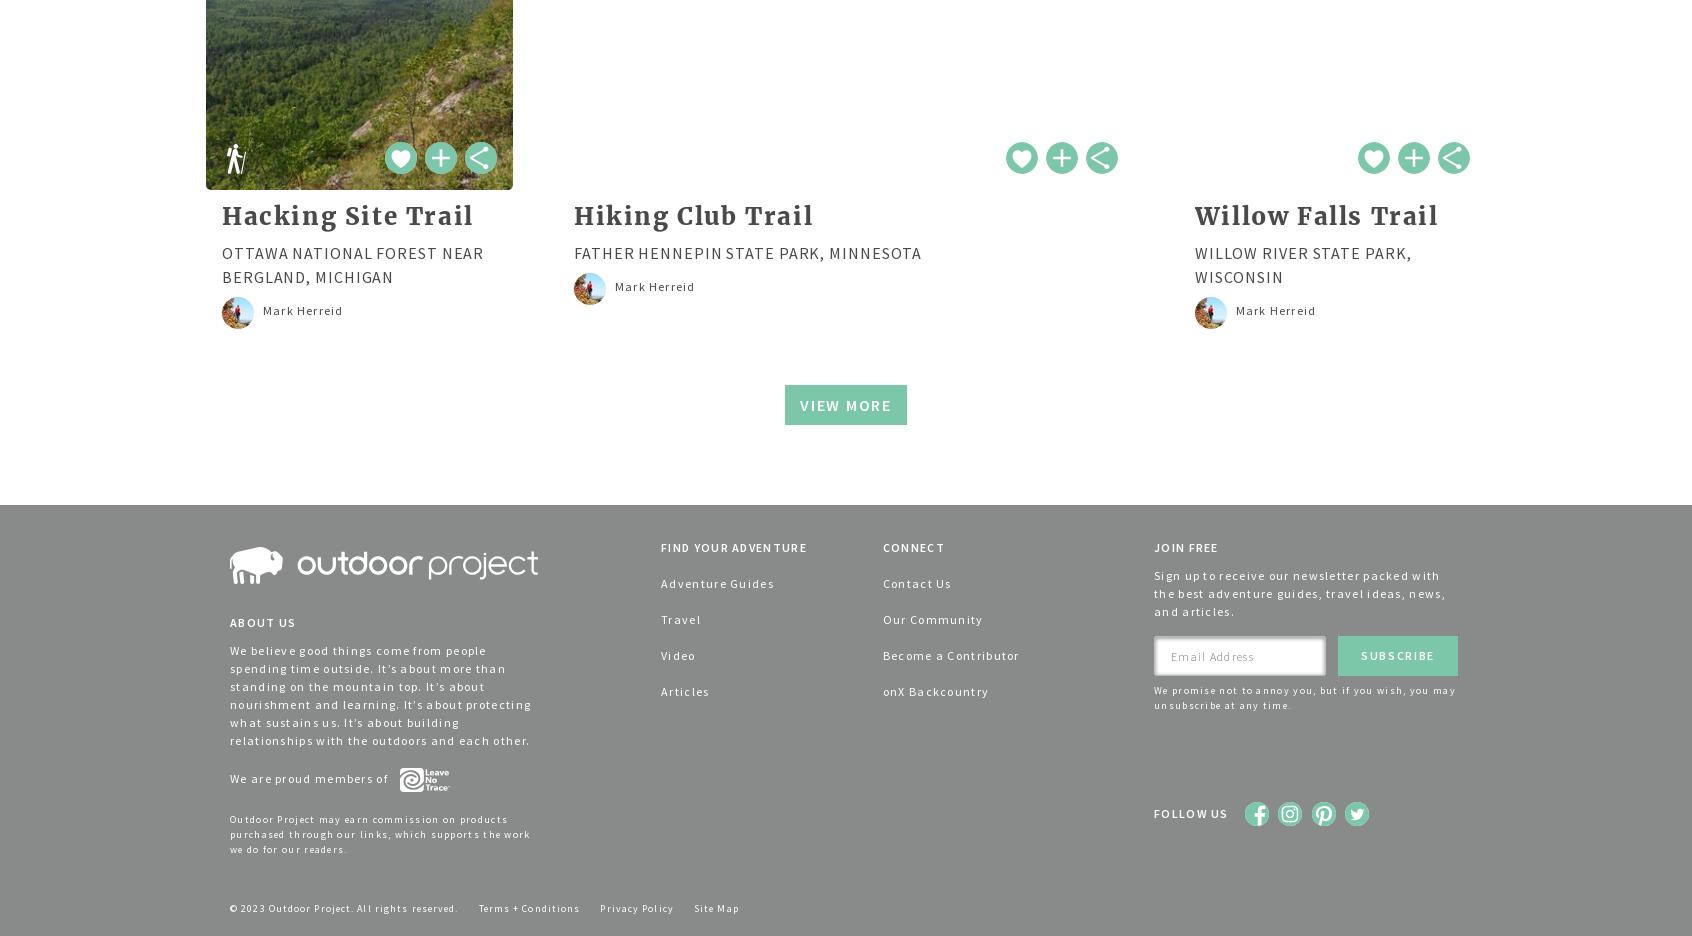 Image resolution: width=1692 pixels, height=936 pixels. What do you see at coordinates (912, 546) in the screenshot?
I see `'Connect'` at bounding box center [912, 546].